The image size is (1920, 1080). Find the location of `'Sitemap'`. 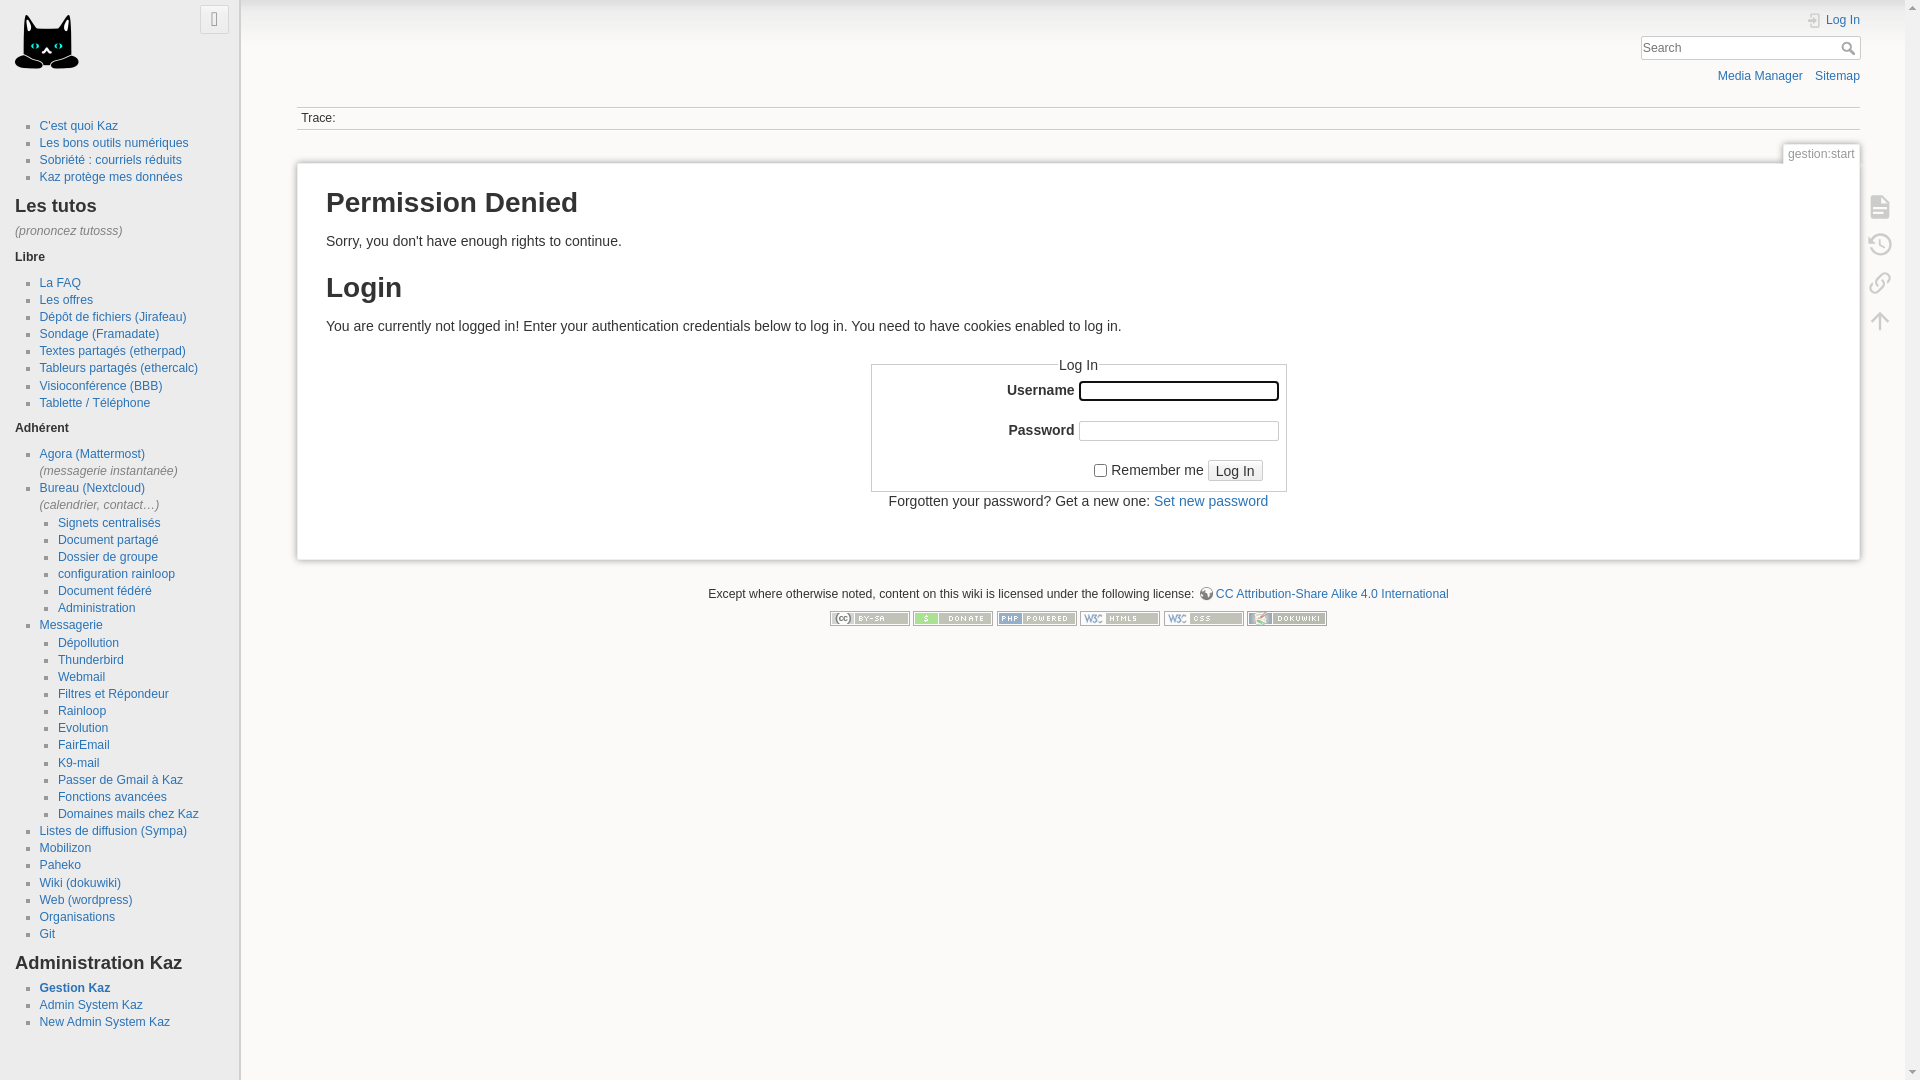

'Sitemap' is located at coordinates (1837, 75).